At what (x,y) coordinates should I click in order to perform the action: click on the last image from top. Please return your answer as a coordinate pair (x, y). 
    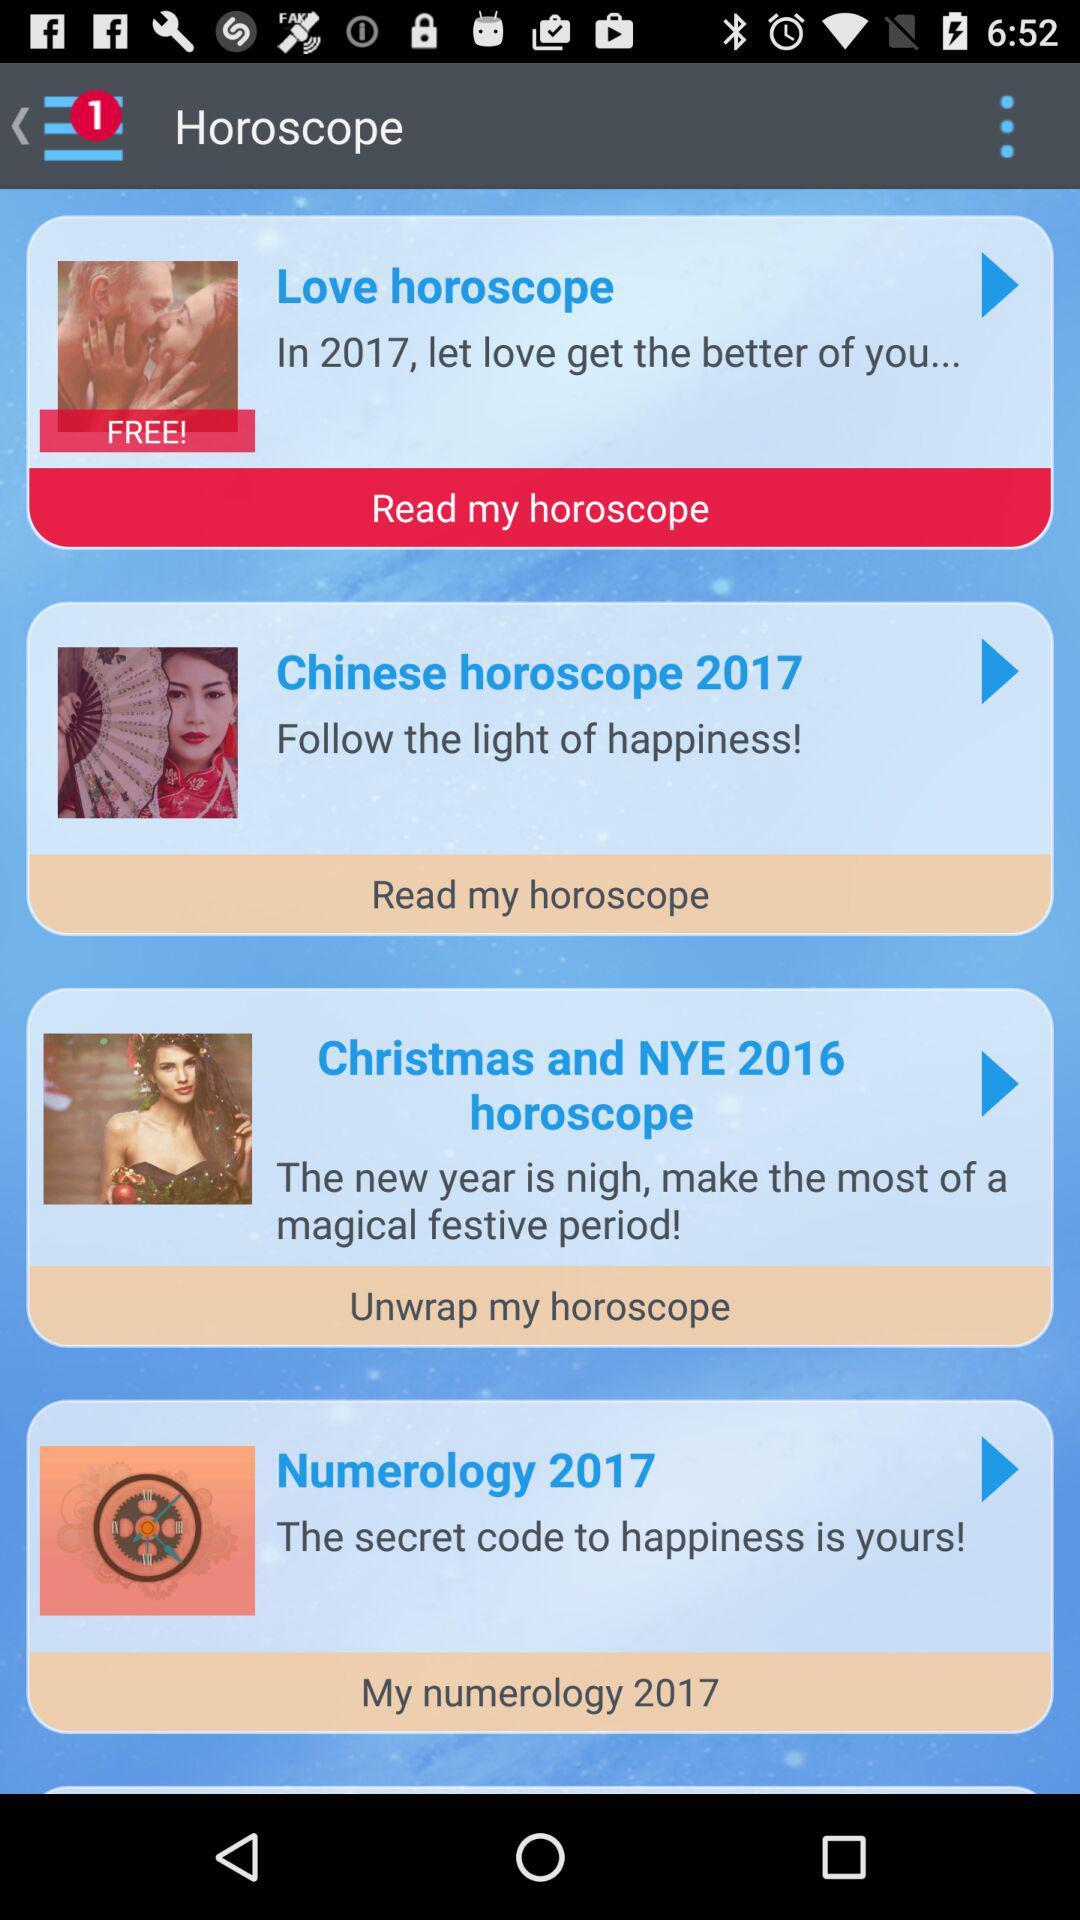
    Looking at the image, I should click on (146, 1529).